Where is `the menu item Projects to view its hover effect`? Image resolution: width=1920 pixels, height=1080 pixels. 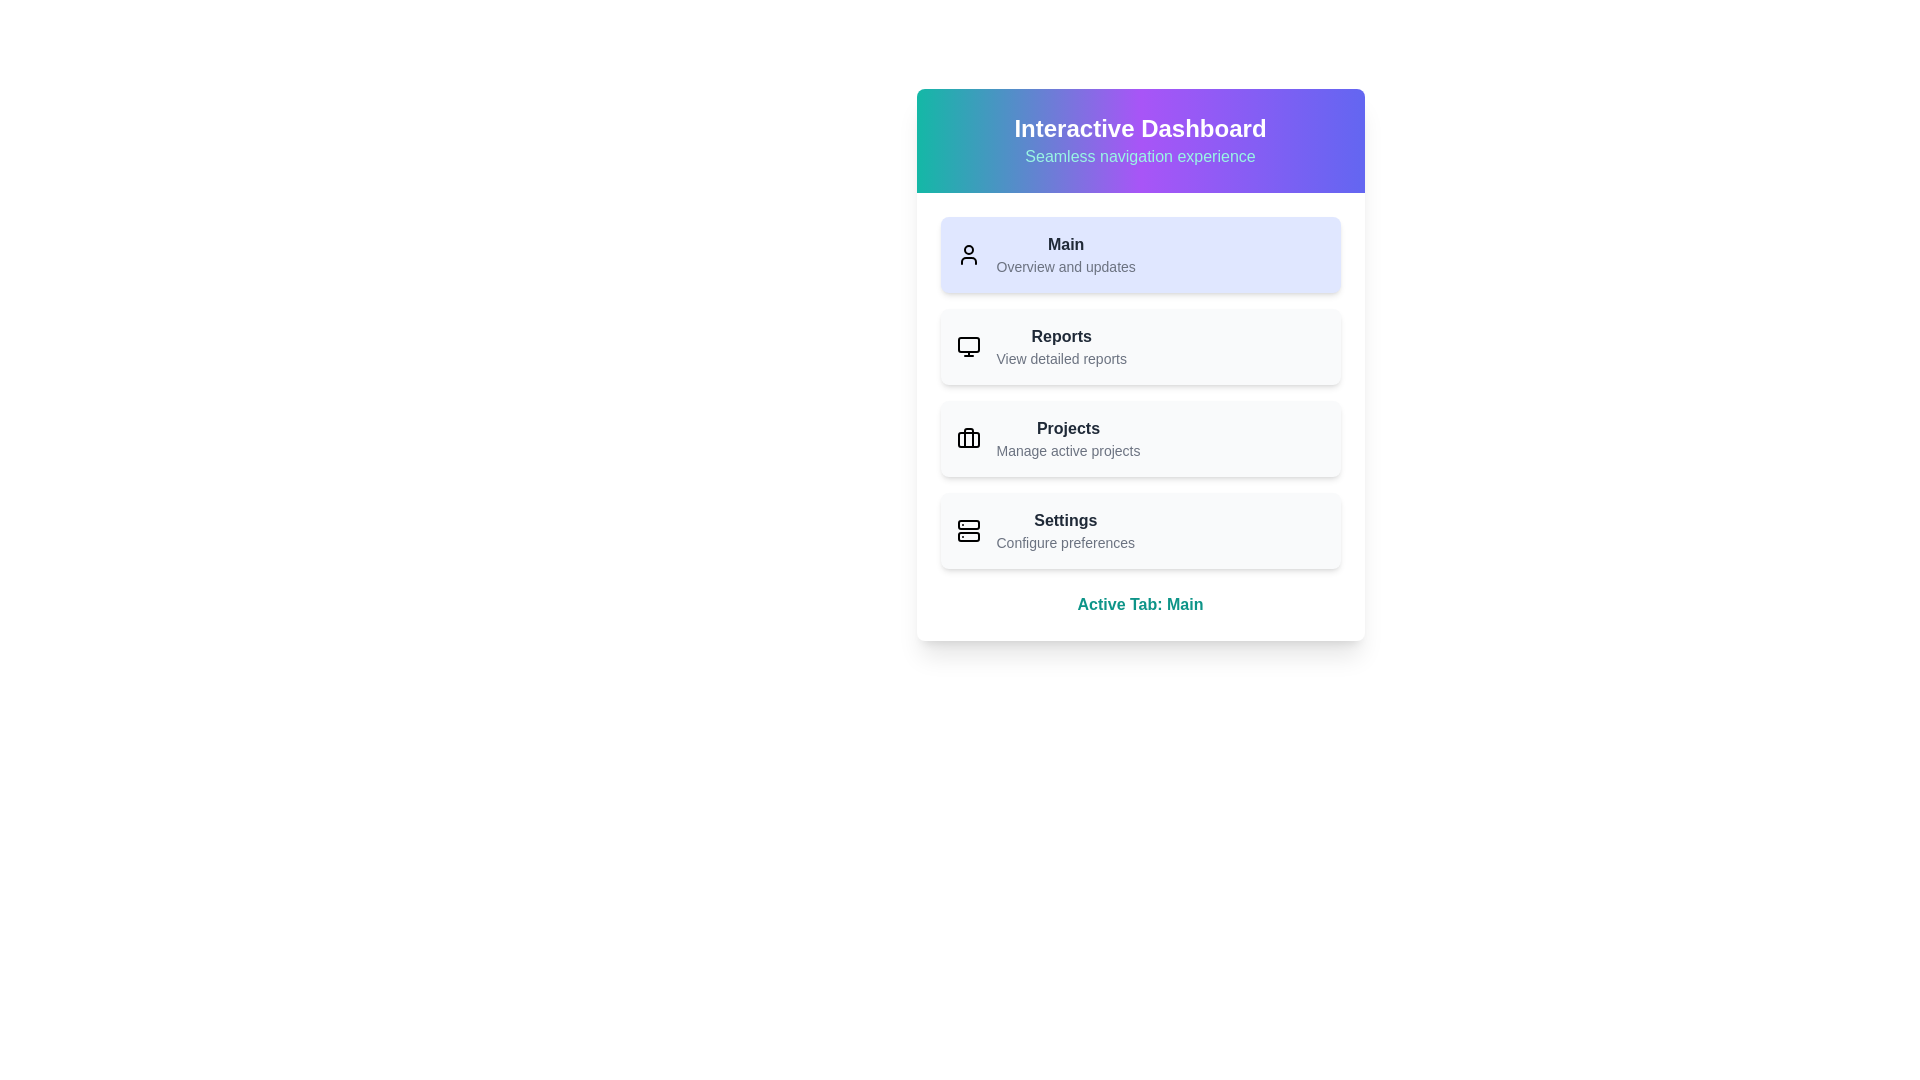
the menu item Projects to view its hover effect is located at coordinates (1140, 438).